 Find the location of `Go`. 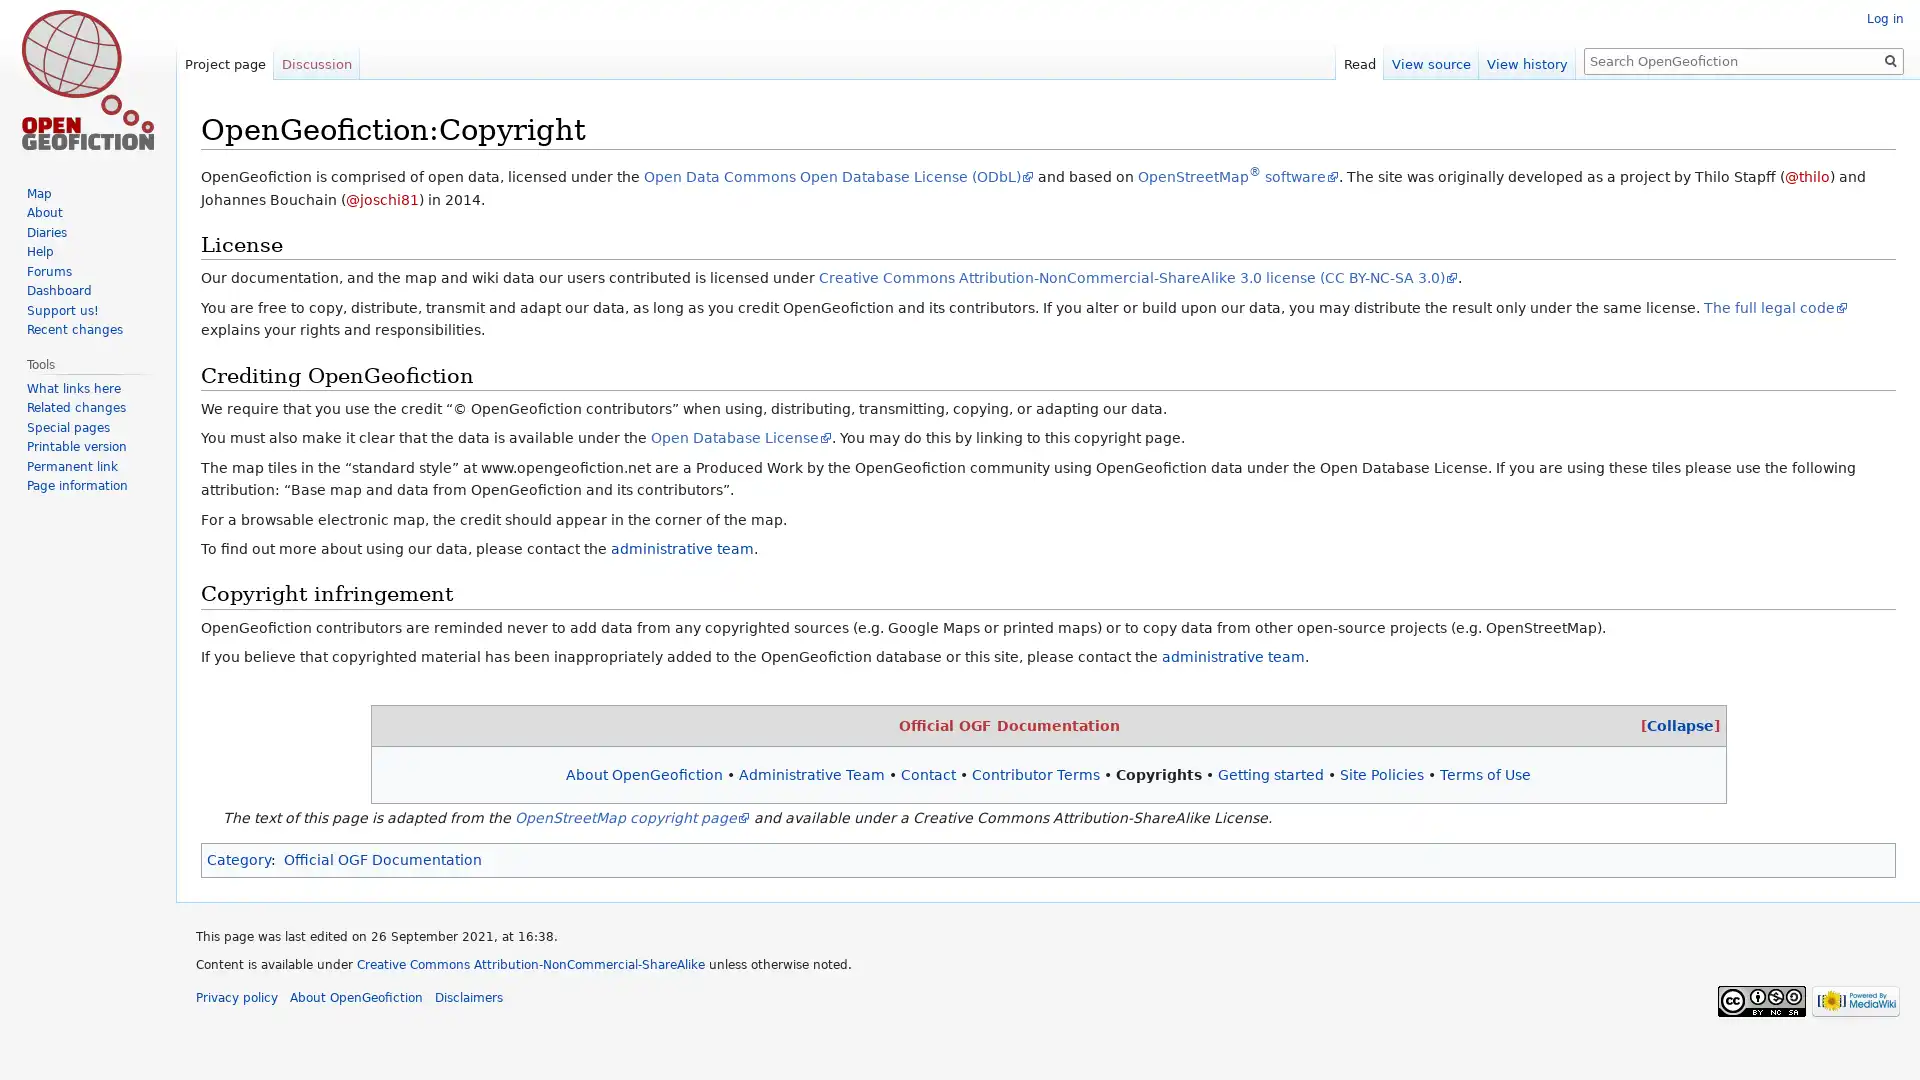

Go is located at coordinates (1890, 60).